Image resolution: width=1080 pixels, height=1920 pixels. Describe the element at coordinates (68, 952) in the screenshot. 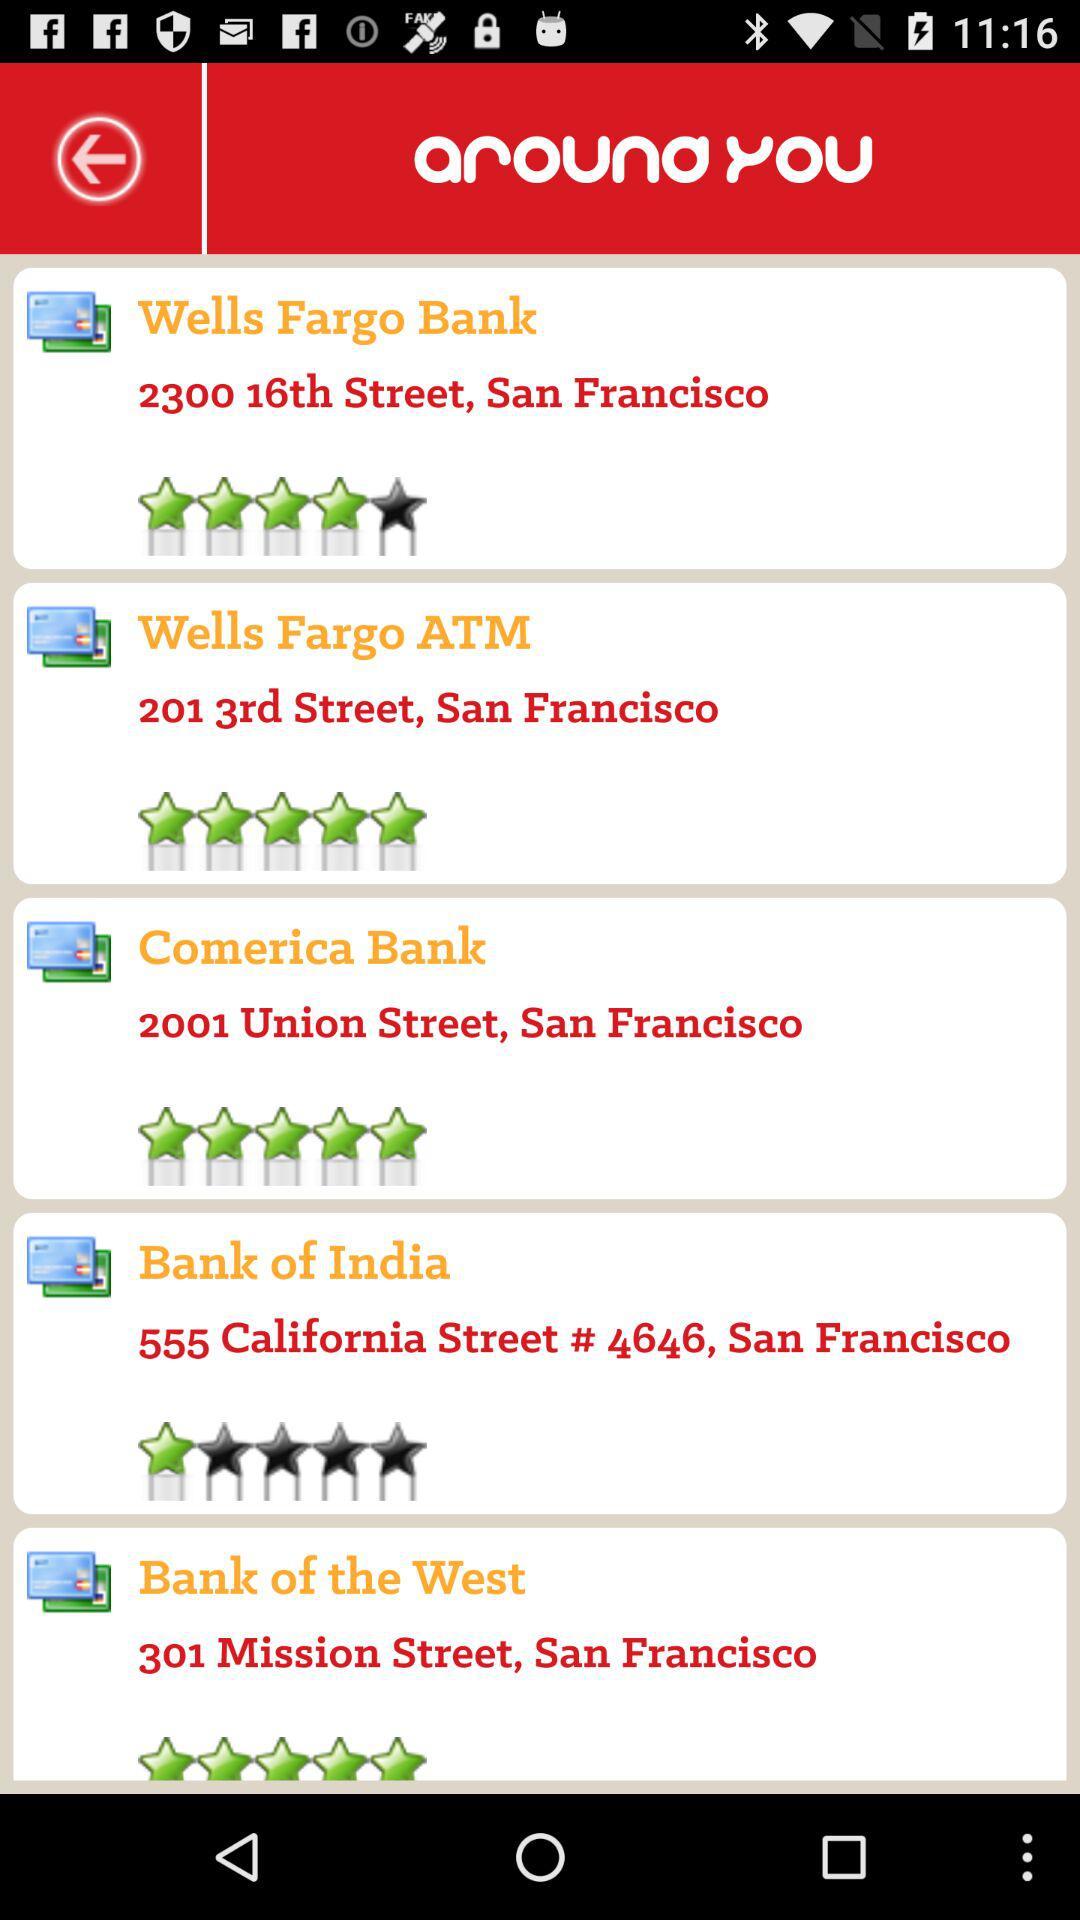

I see `the third icon left to comerica bank` at that location.